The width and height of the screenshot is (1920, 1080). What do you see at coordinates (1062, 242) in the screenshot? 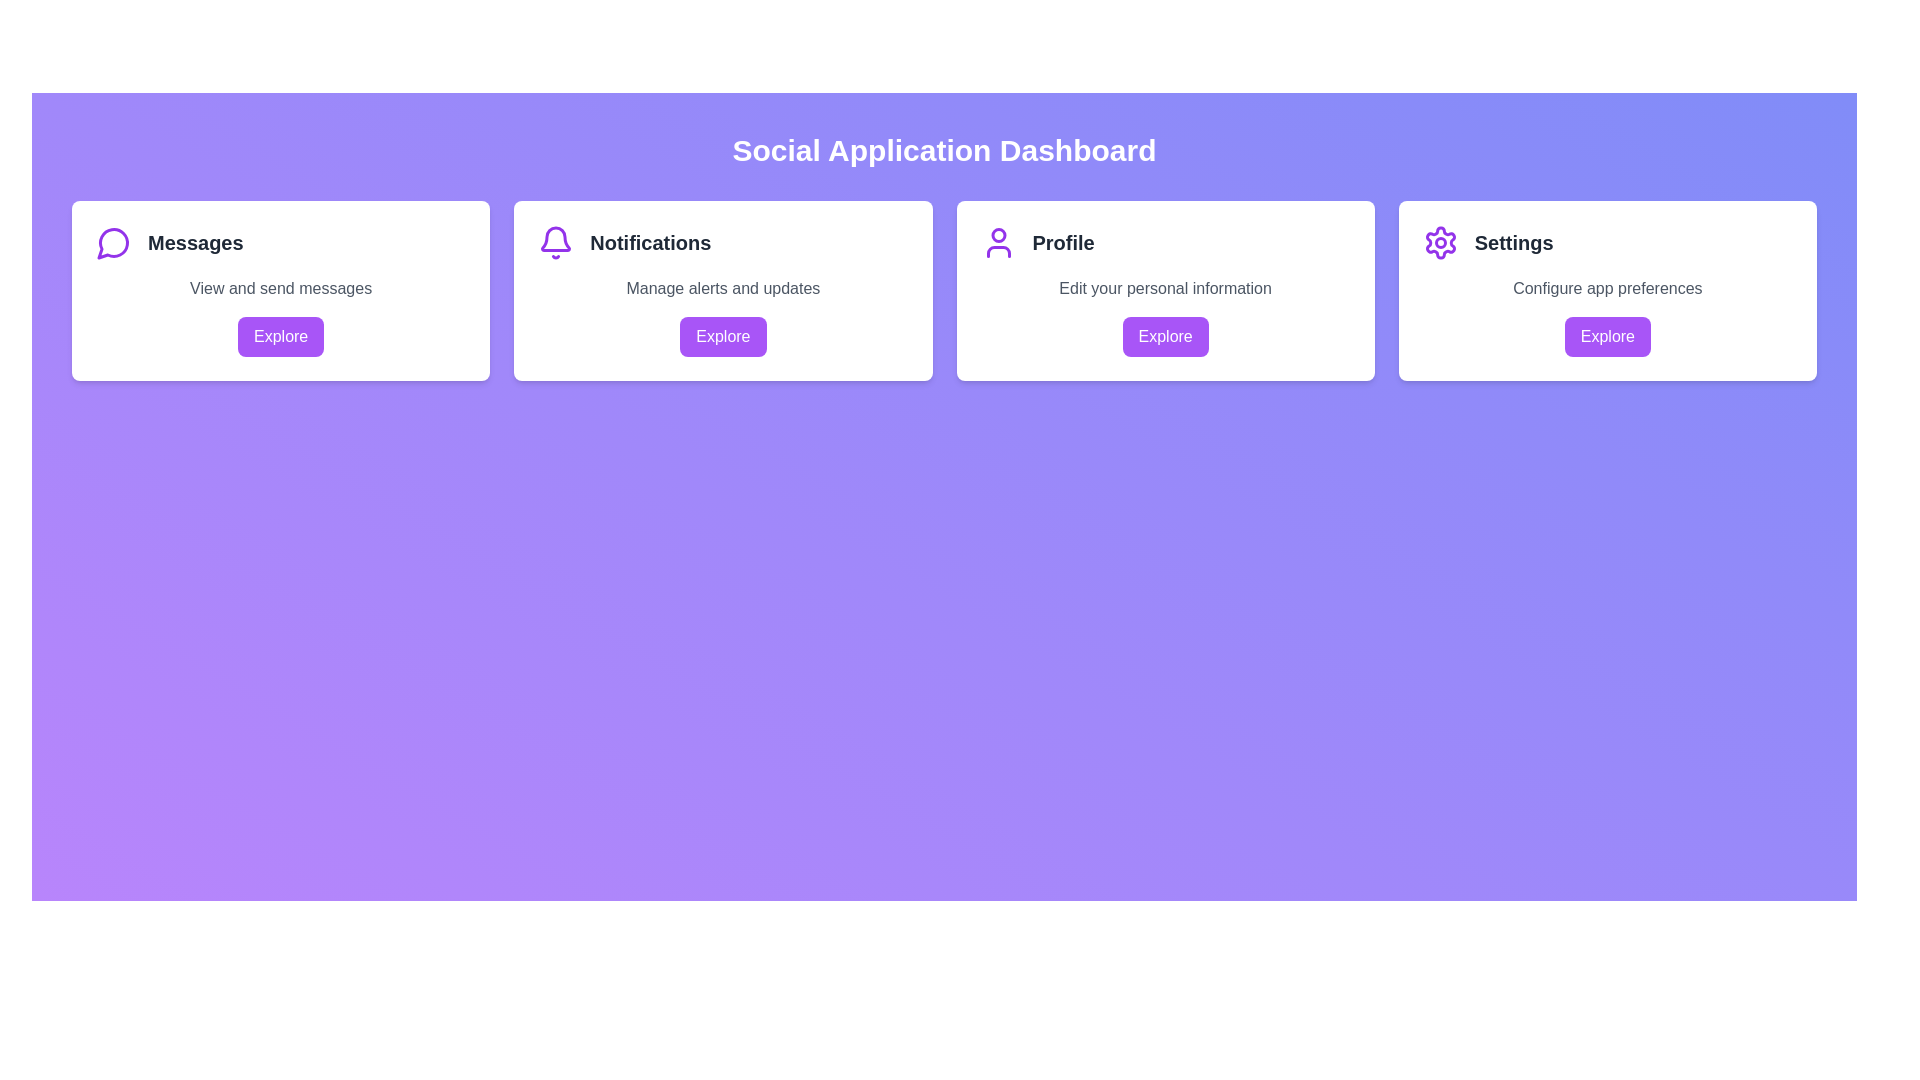
I see `text displayed in the title of the profile management card, which is located near the center of the card in the top row of the dashboard page, specifically the third card from the left` at bounding box center [1062, 242].